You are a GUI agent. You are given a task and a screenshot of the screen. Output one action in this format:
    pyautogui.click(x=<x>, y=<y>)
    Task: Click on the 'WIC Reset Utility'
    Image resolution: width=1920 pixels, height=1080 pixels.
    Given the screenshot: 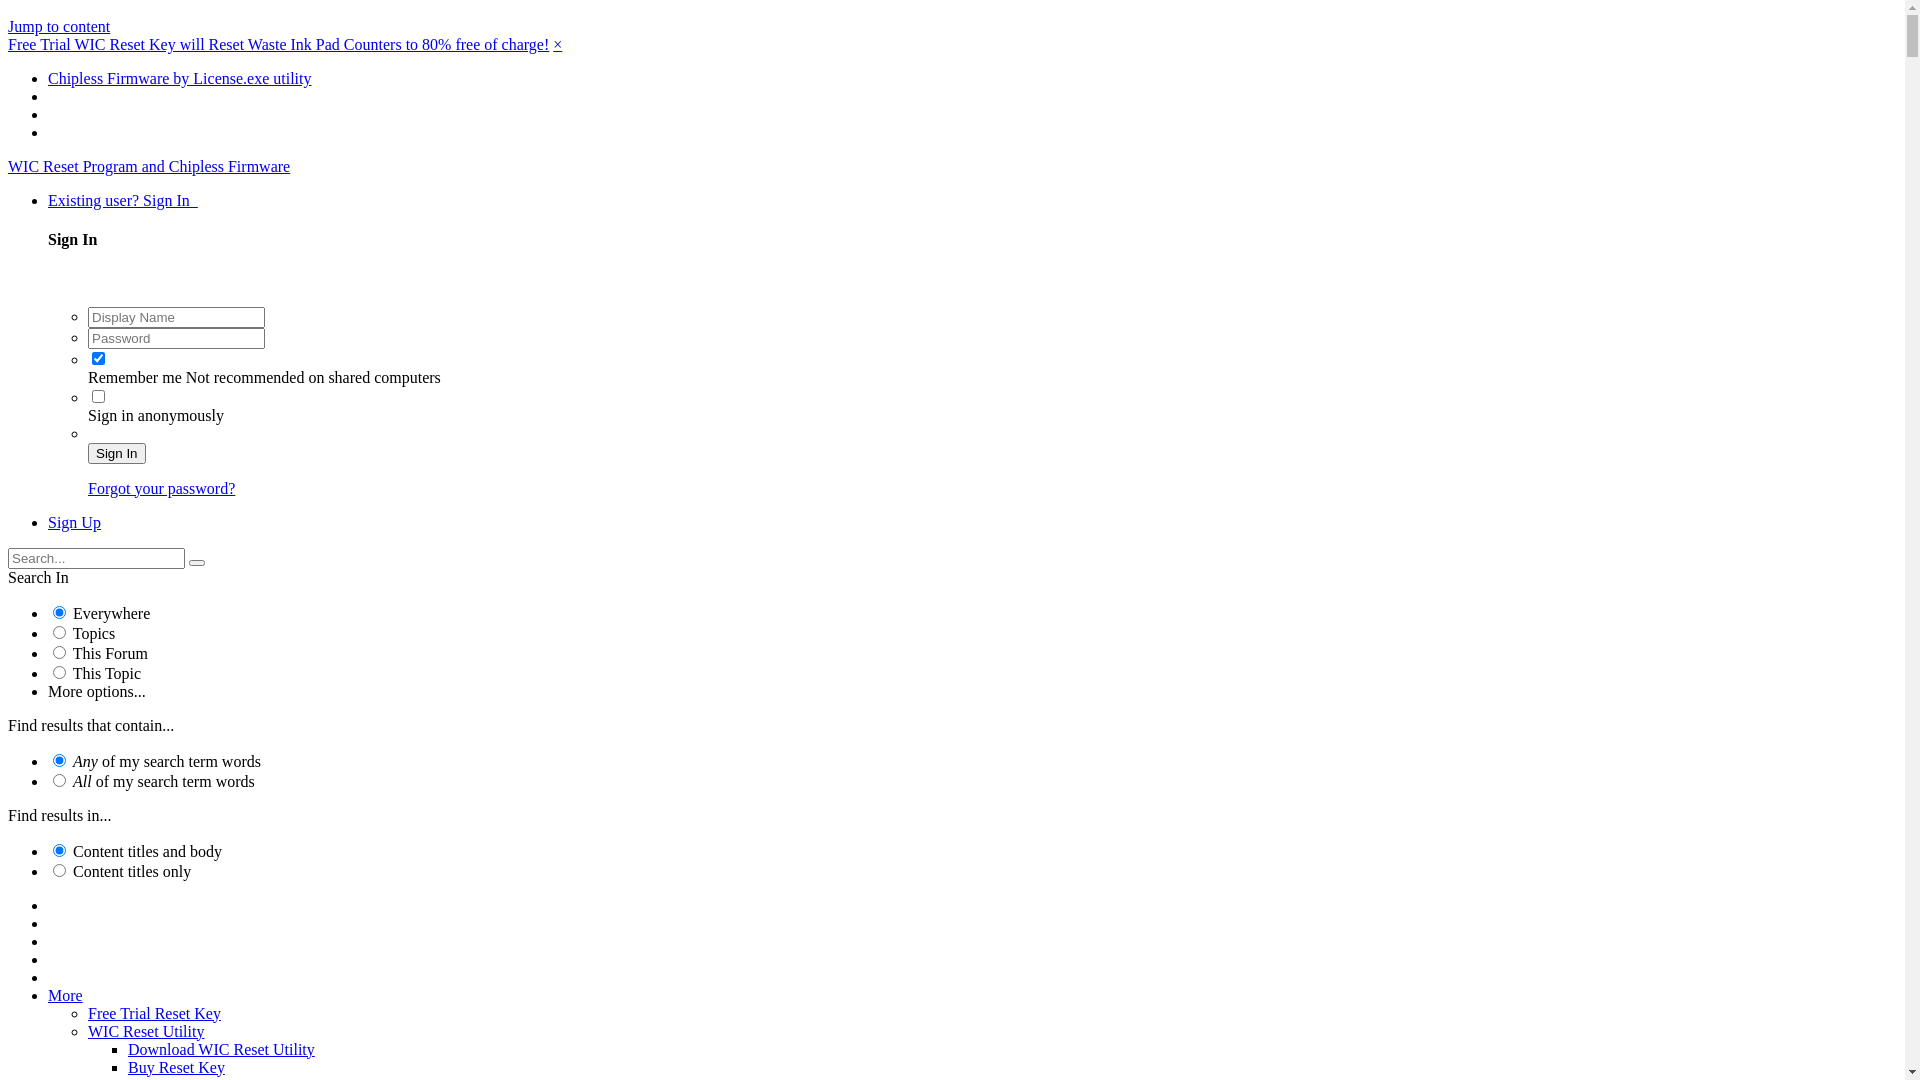 What is the action you would take?
    pyautogui.click(x=86, y=1031)
    